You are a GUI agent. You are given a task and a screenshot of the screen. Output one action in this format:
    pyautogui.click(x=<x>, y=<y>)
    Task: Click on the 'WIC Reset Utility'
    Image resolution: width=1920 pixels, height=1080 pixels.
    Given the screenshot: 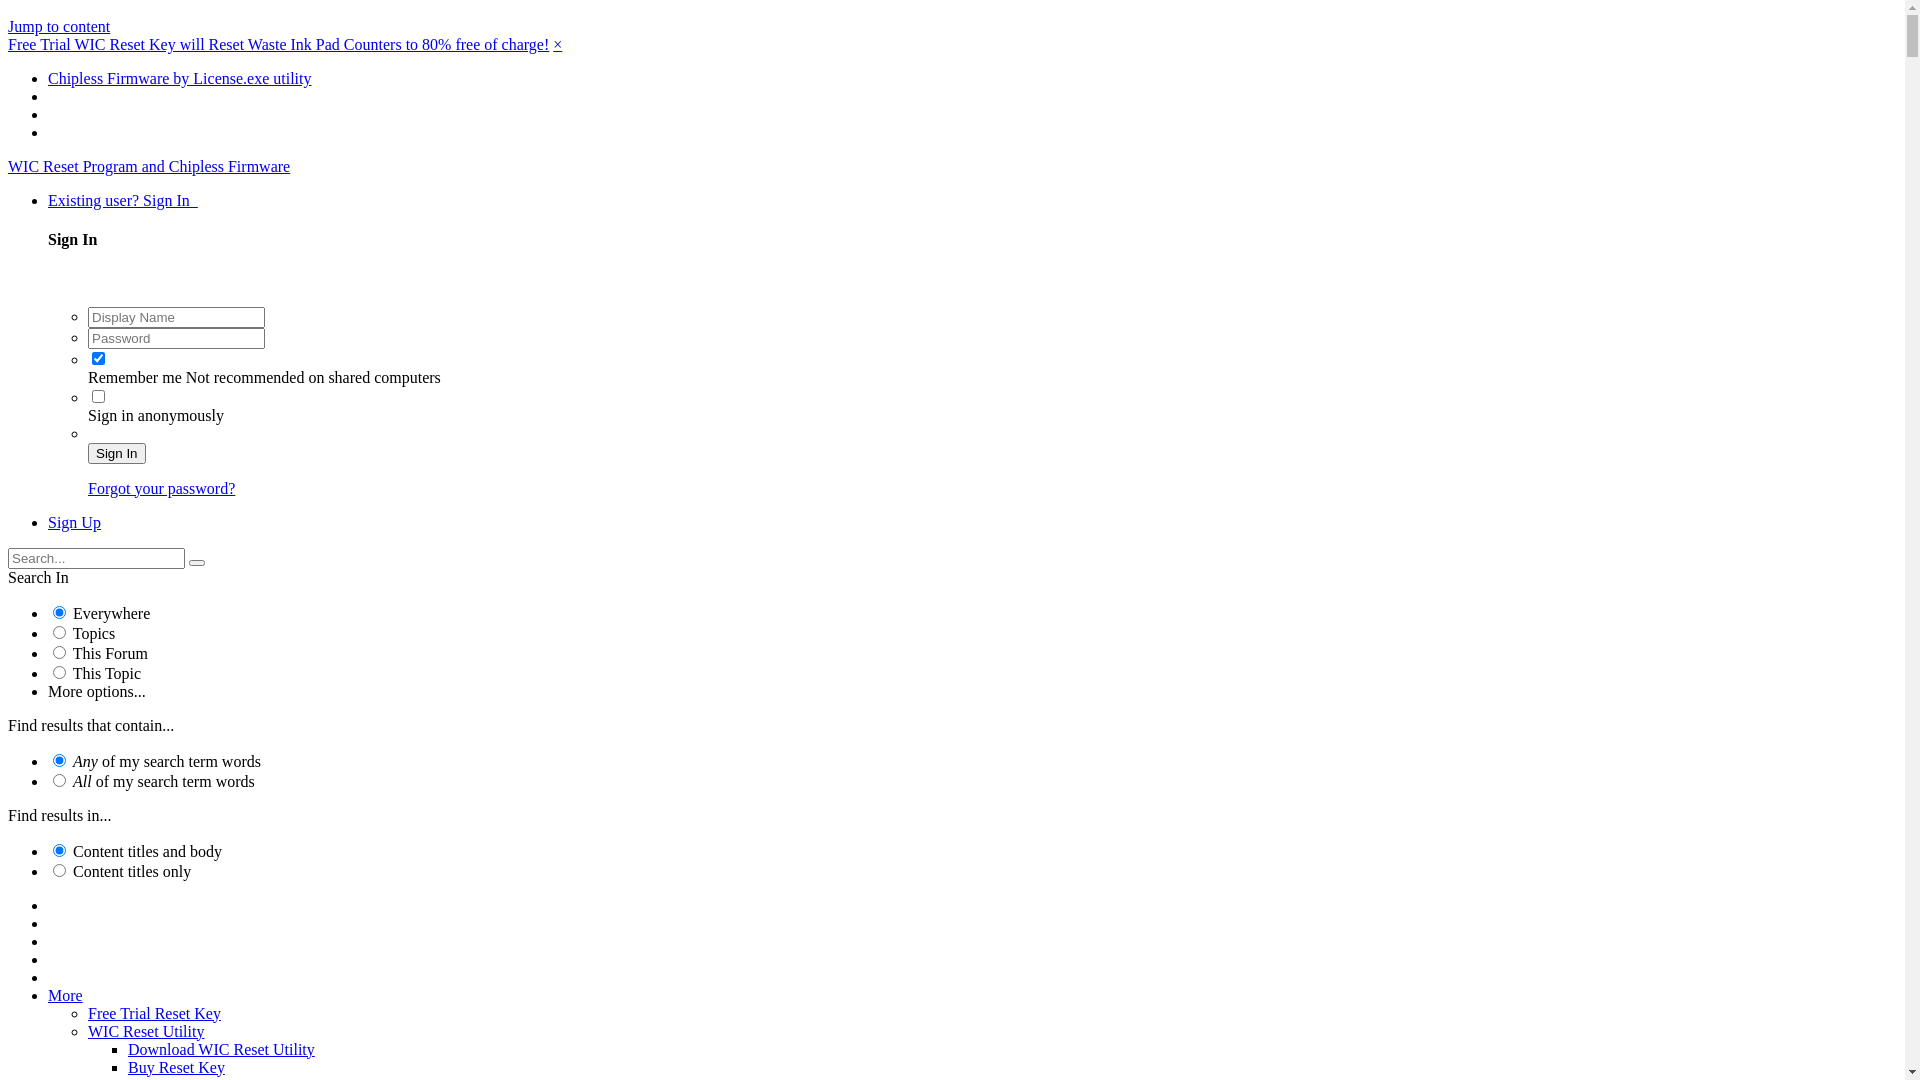 What is the action you would take?
    pyautogui.click(x=86, y=1031)
    